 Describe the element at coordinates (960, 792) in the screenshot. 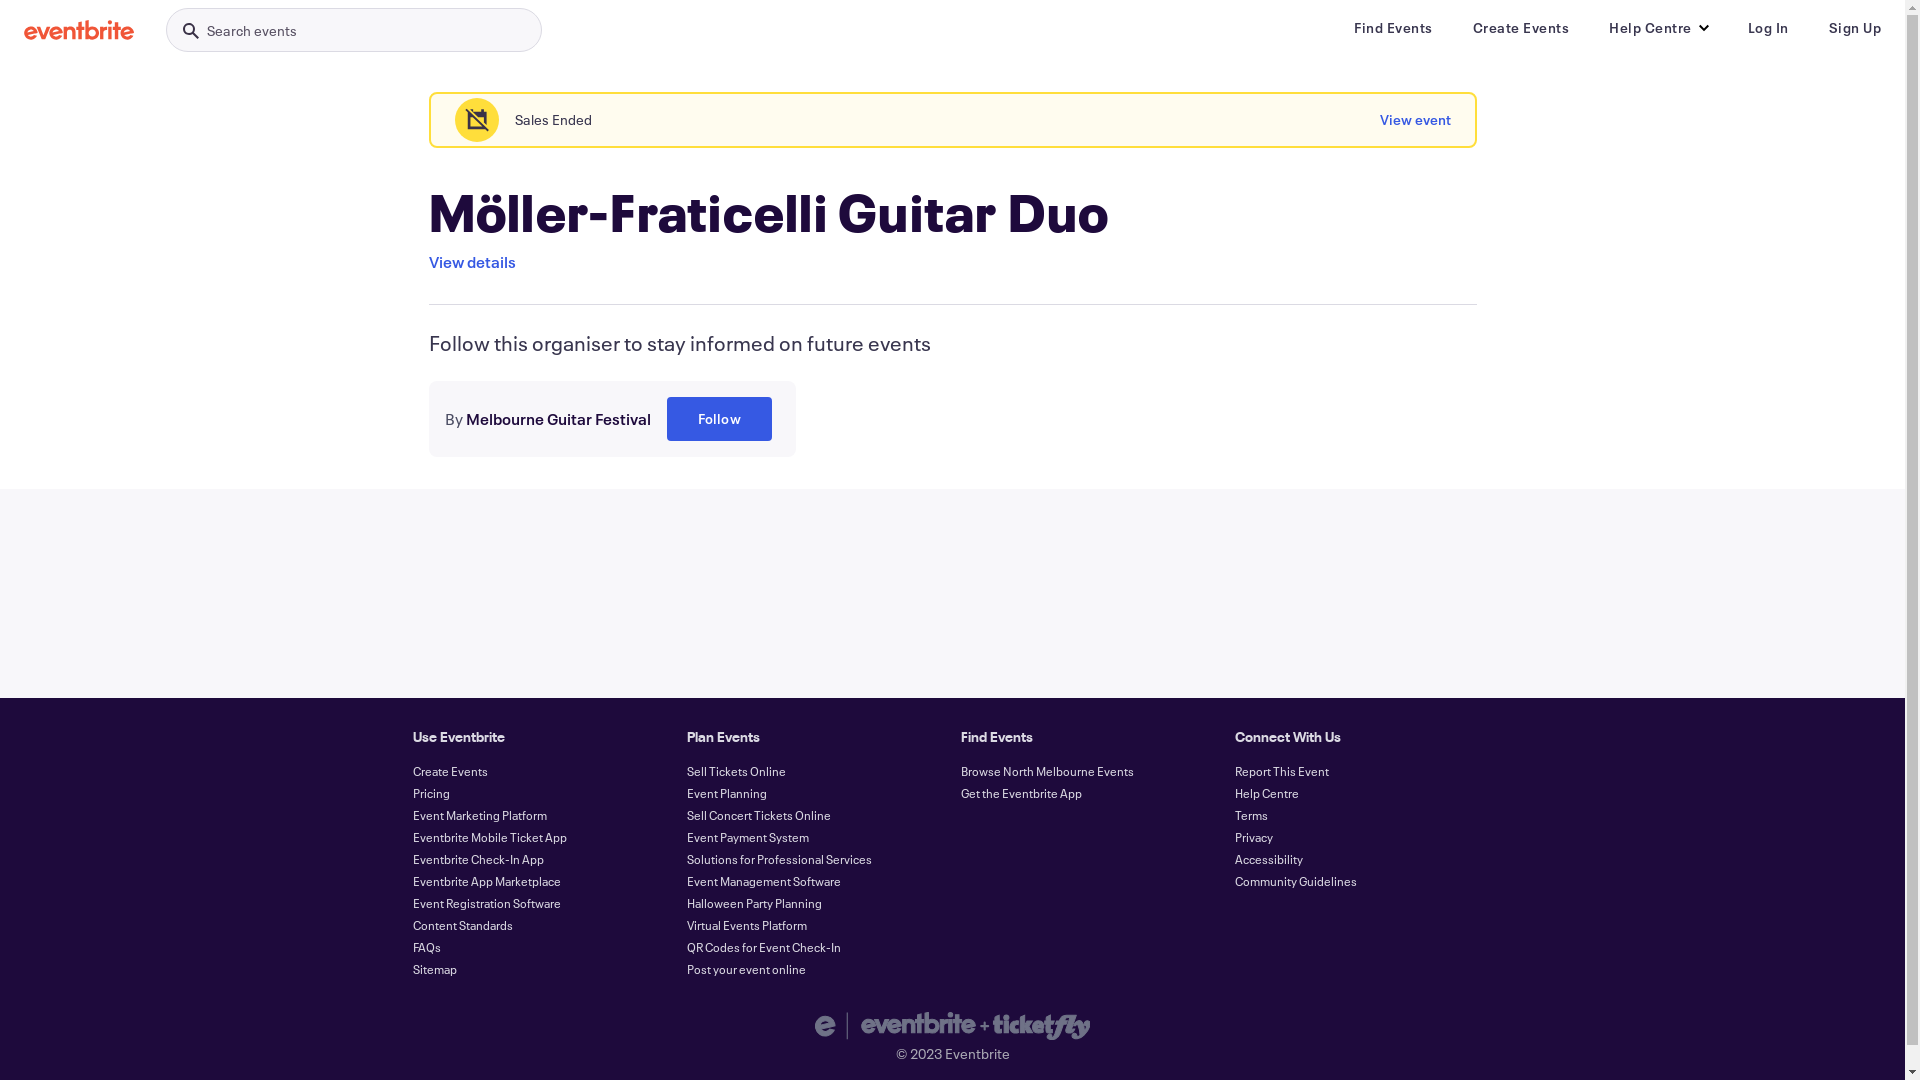

I see `'Get the Eventbrite App'` at that location.